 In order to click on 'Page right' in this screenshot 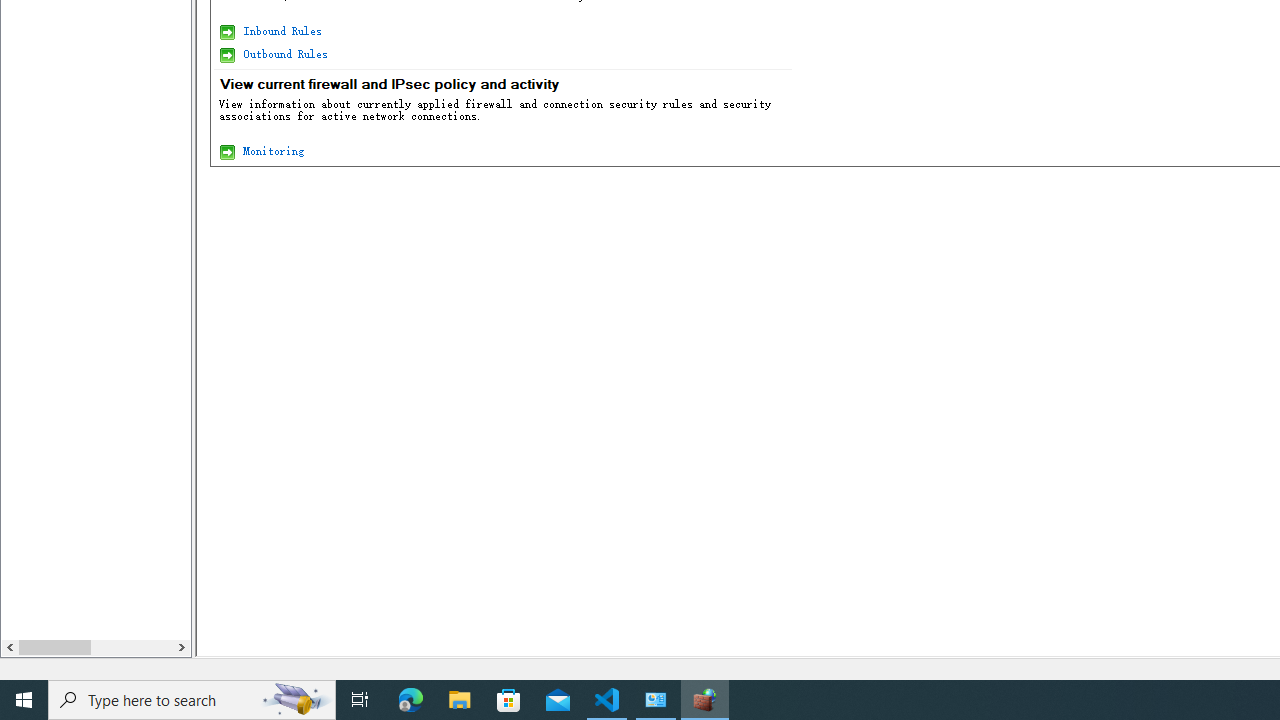, I will do `click(130, 647)`.